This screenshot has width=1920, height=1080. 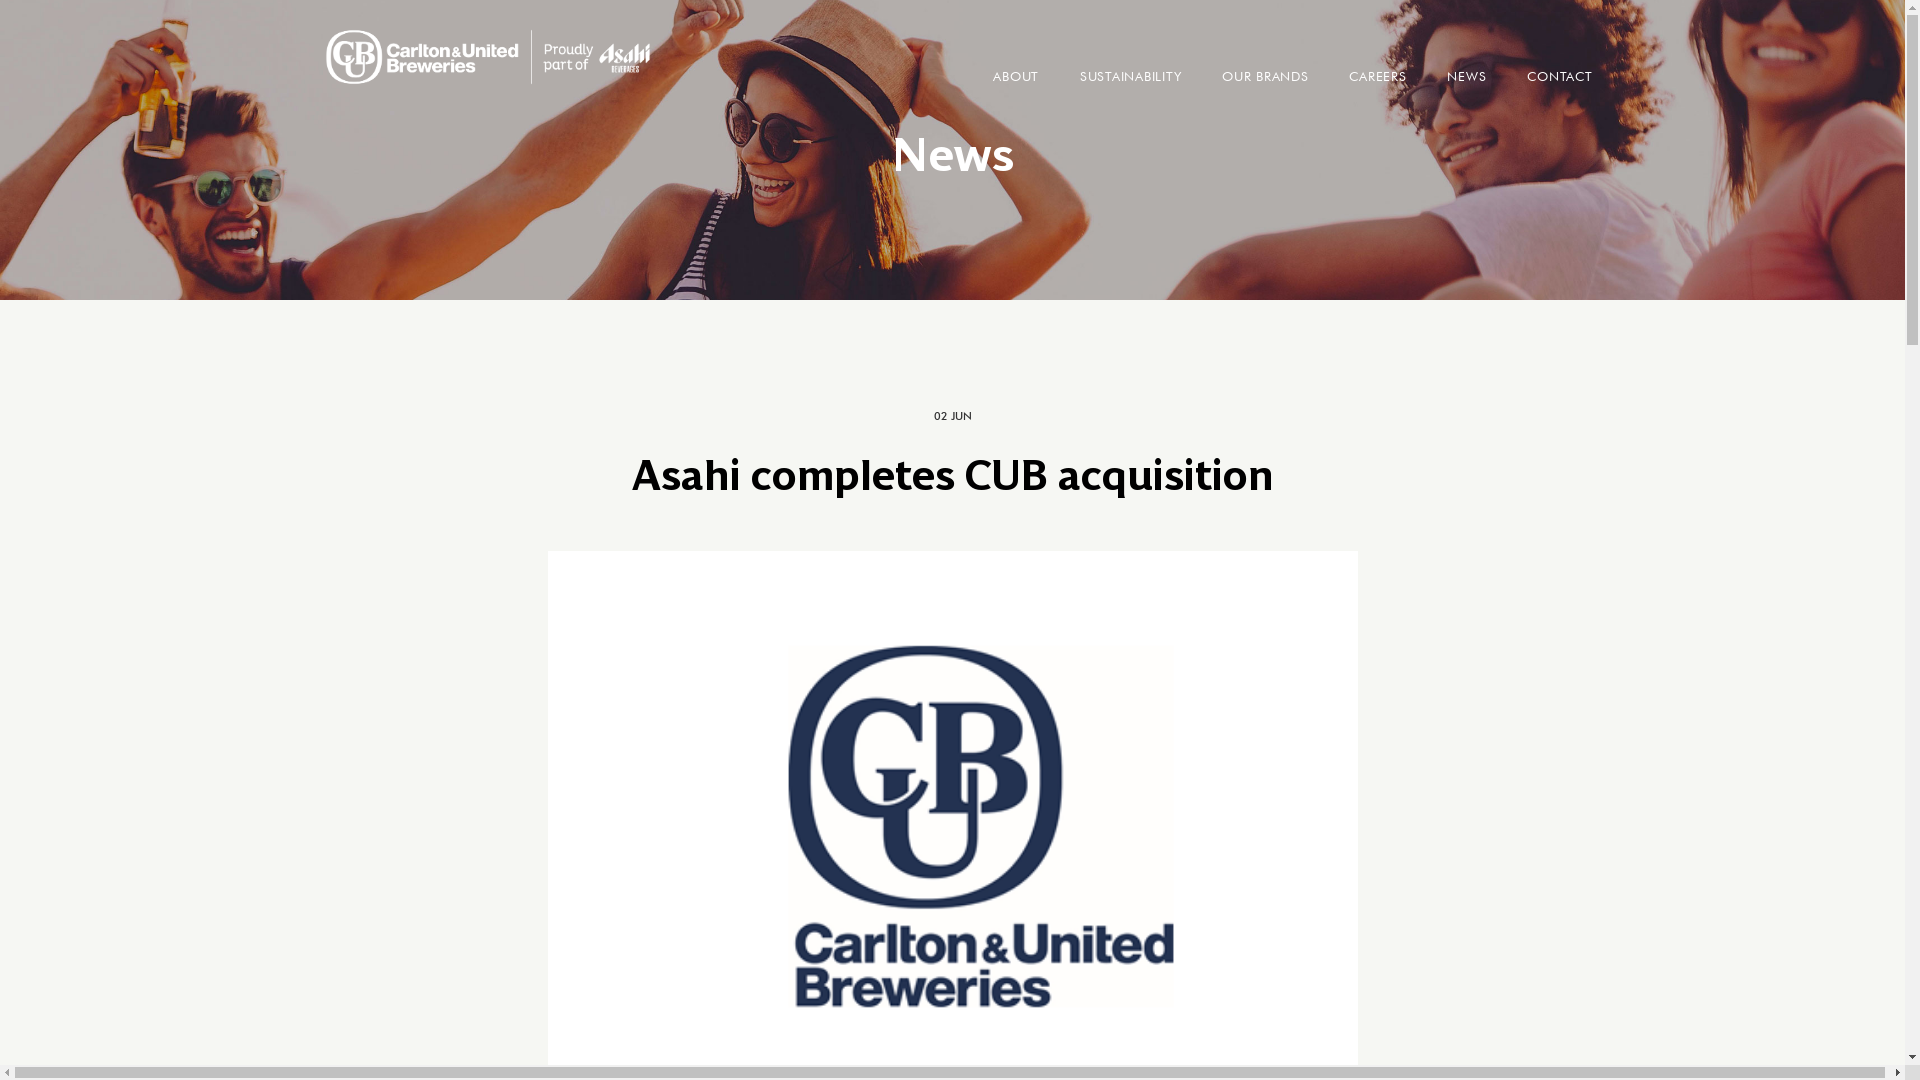 I want to click on 'NEWS', so click(x=1466, y=83).